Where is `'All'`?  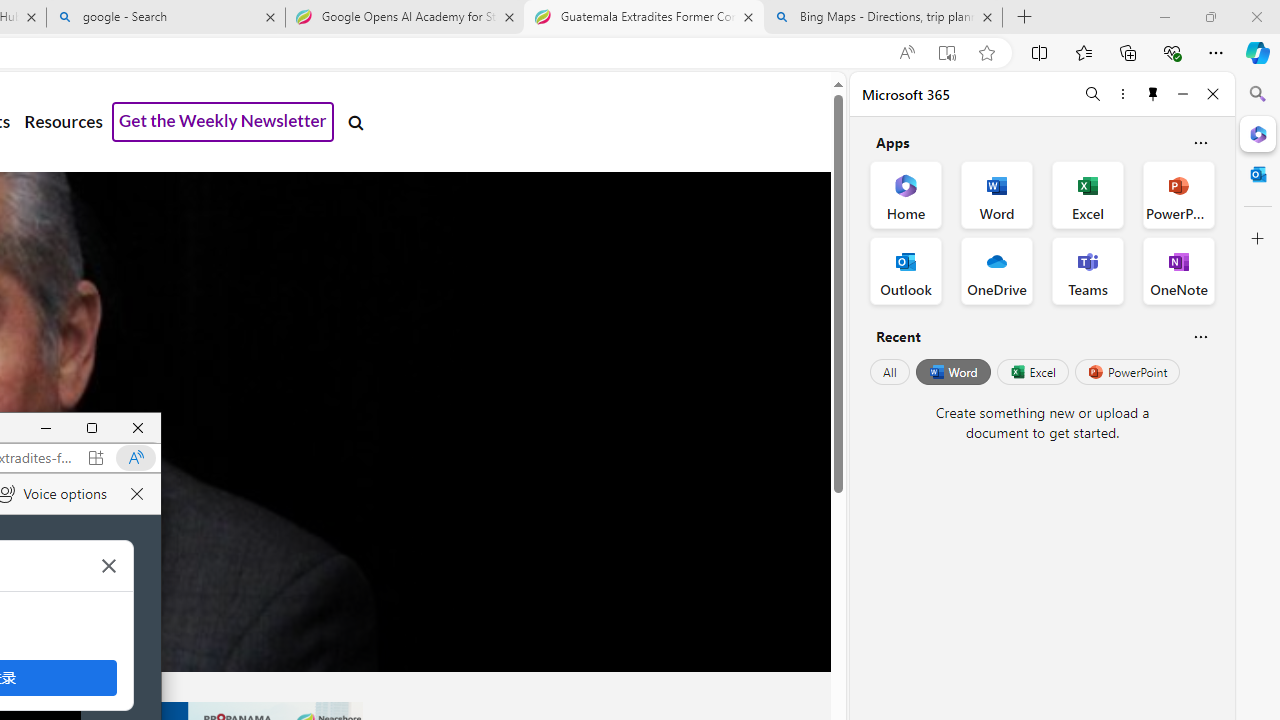
'All' is located at coordinates (889, 372).